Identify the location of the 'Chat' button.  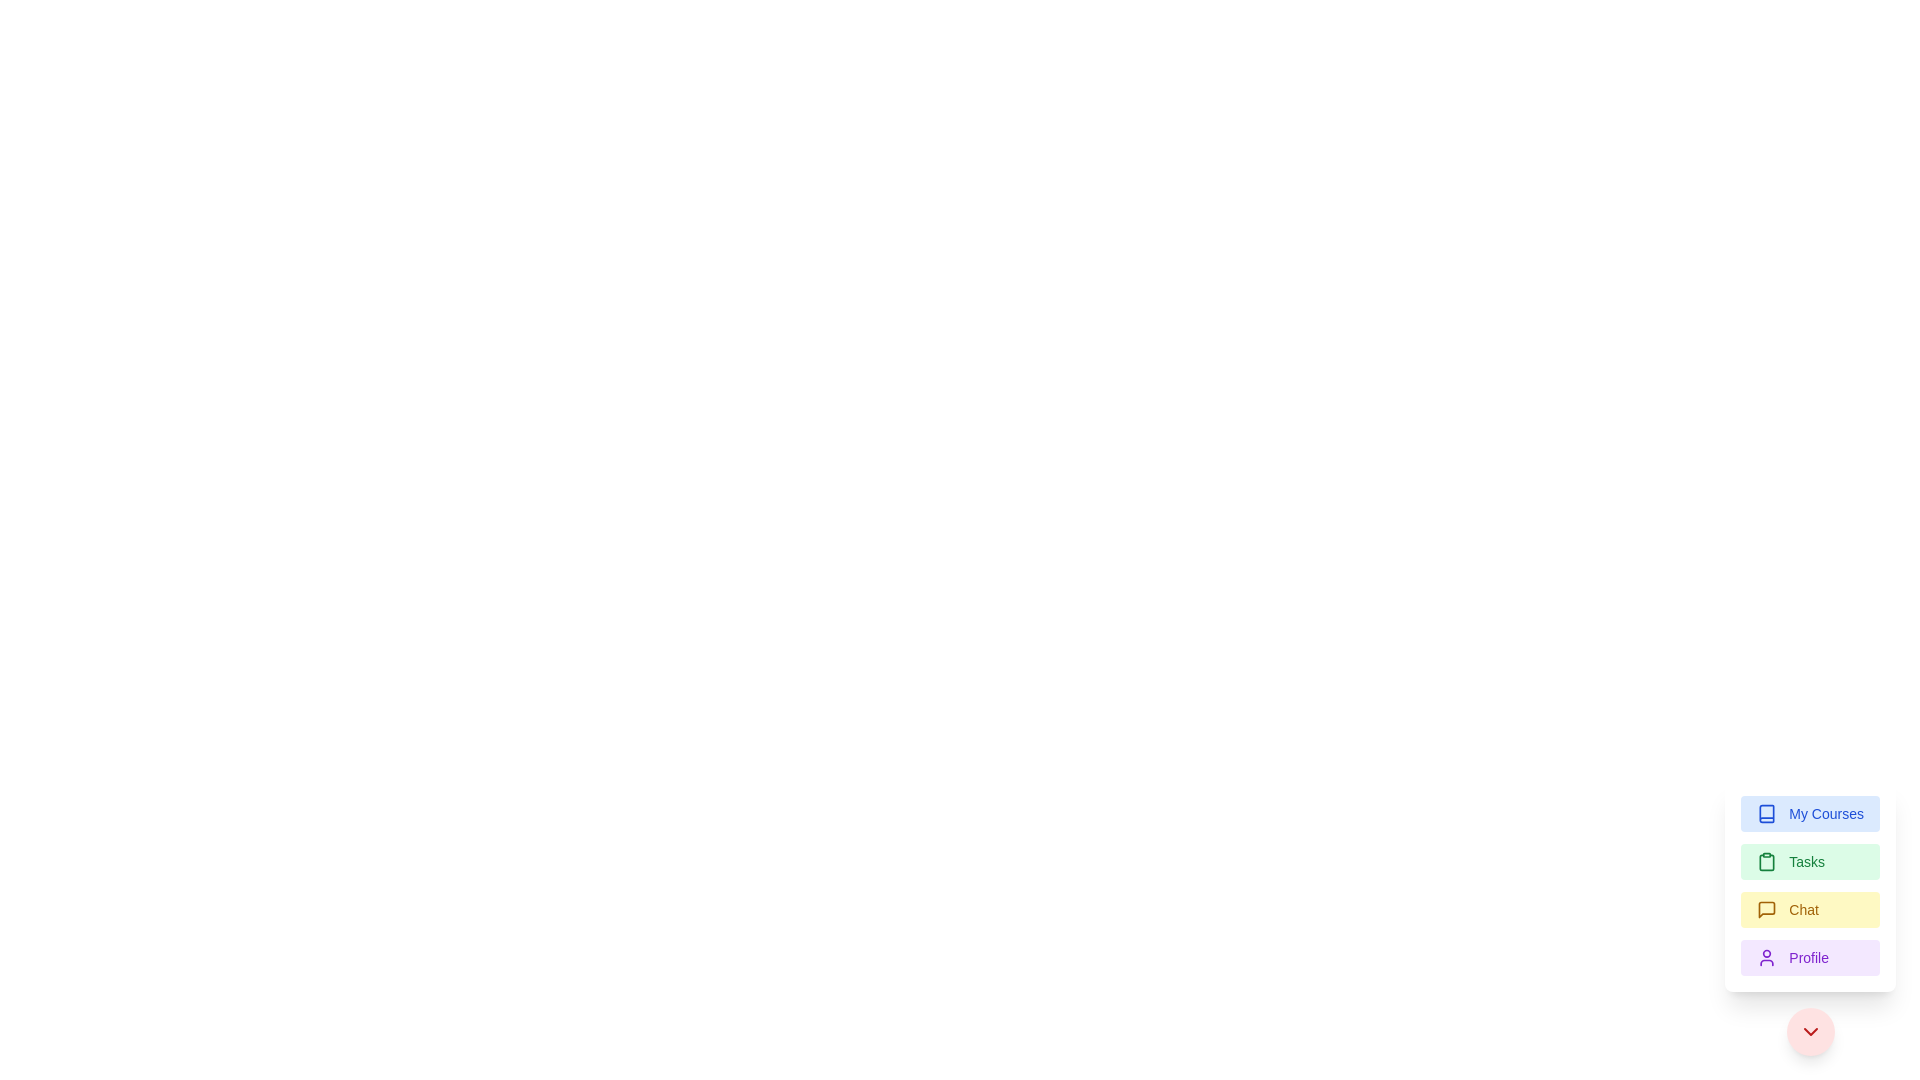
(1810, 910).